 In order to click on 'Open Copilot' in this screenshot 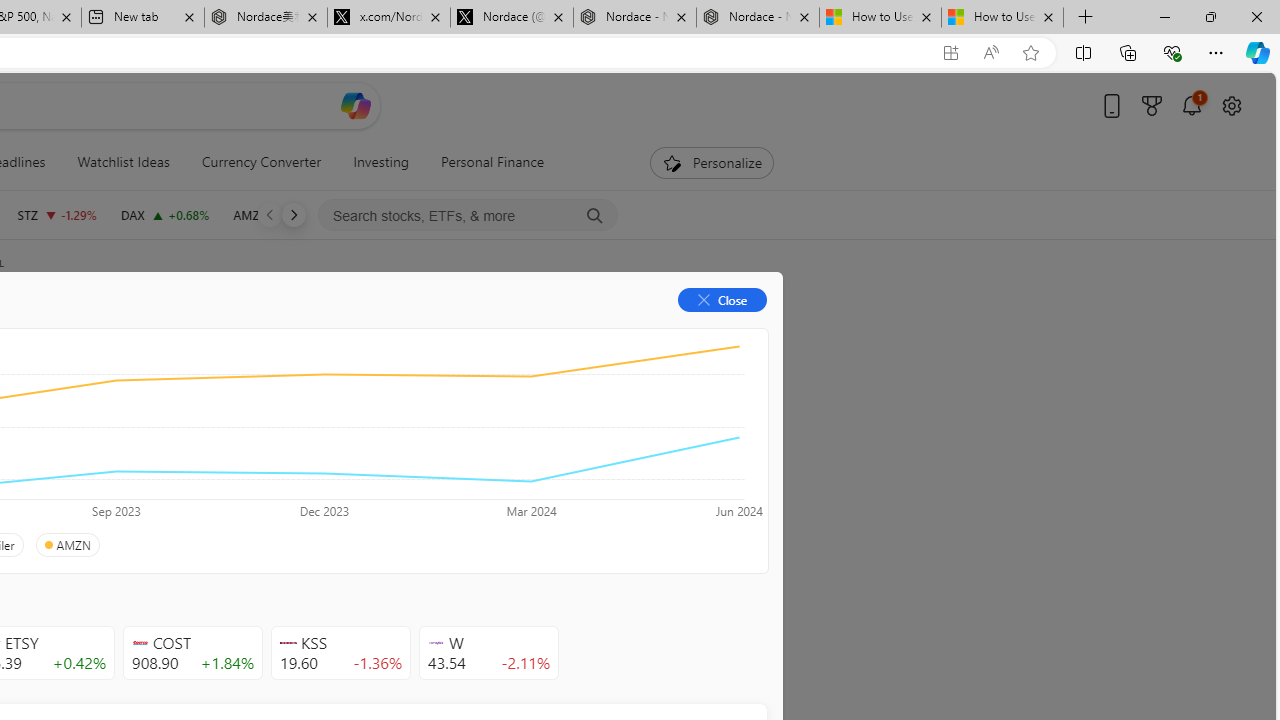, I will do `click(356, 105)`.